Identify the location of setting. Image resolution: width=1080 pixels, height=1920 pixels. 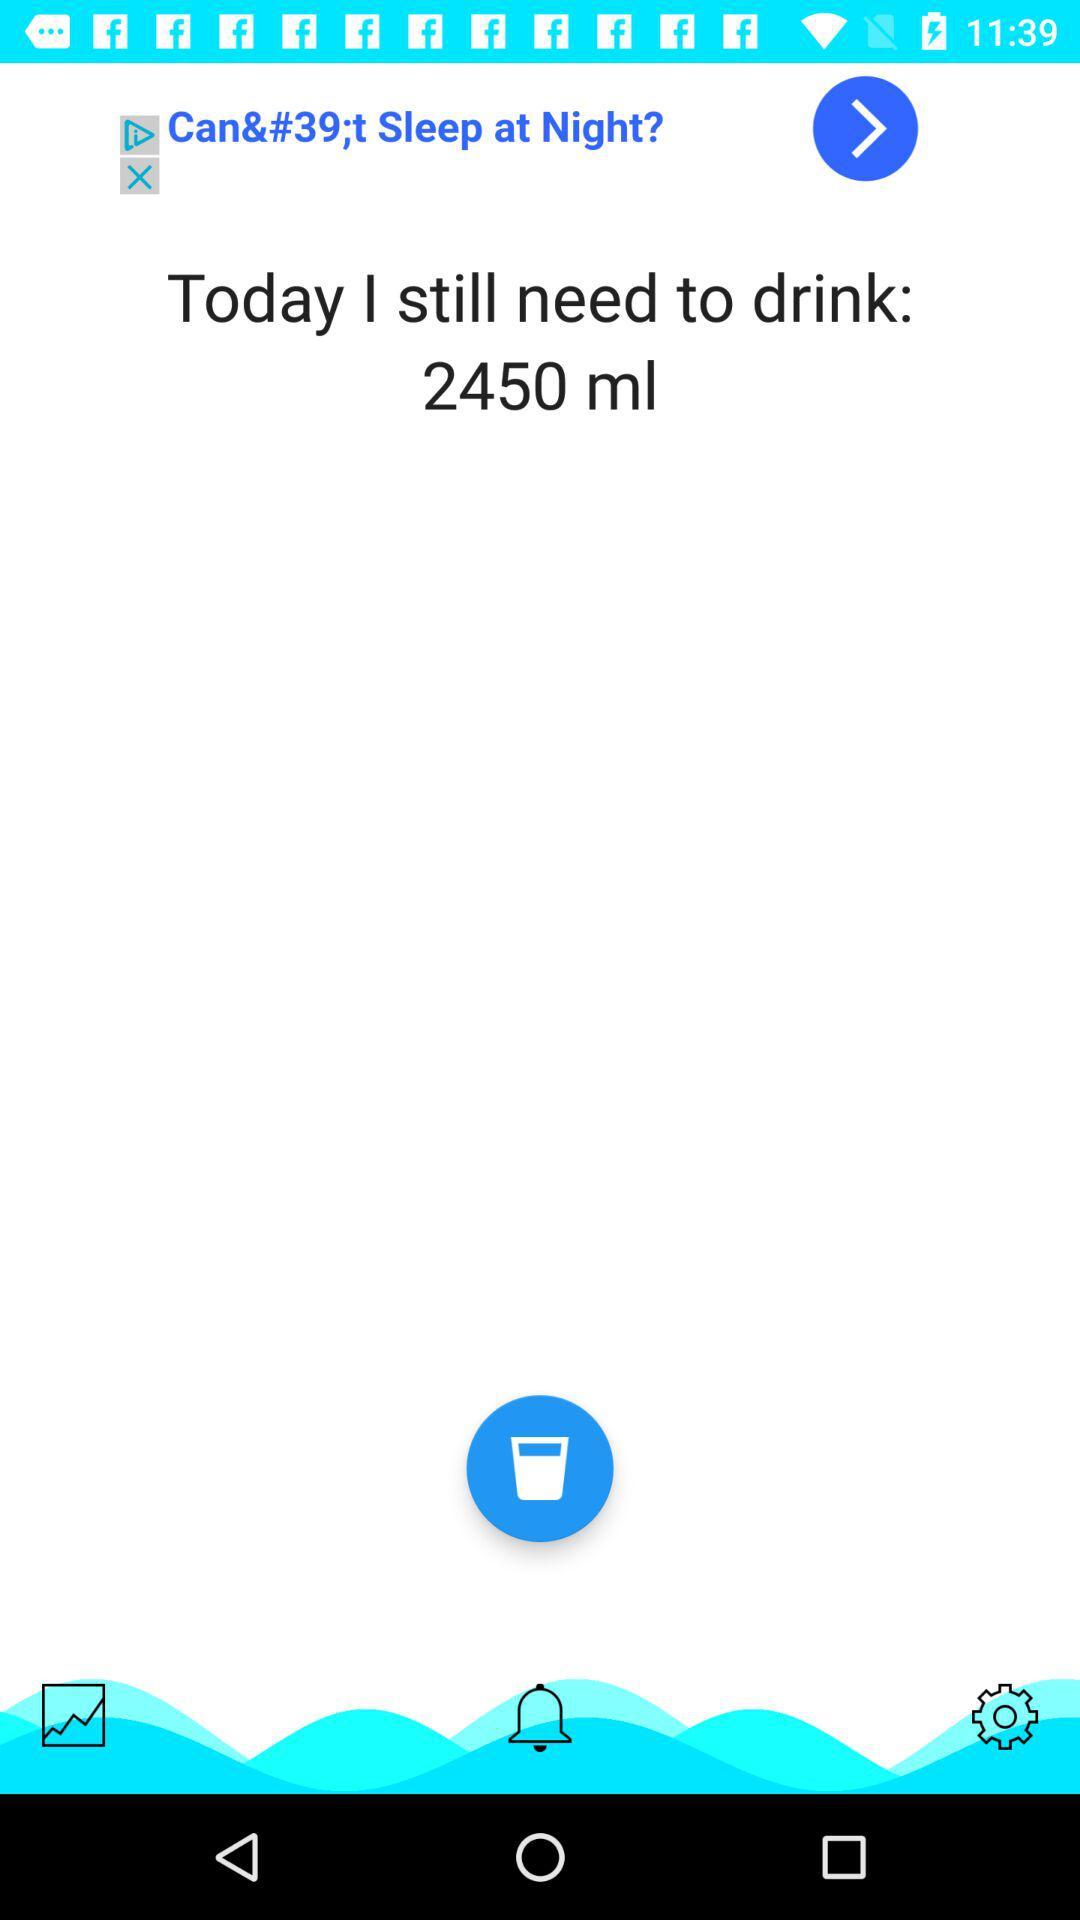
(1005, 1715).